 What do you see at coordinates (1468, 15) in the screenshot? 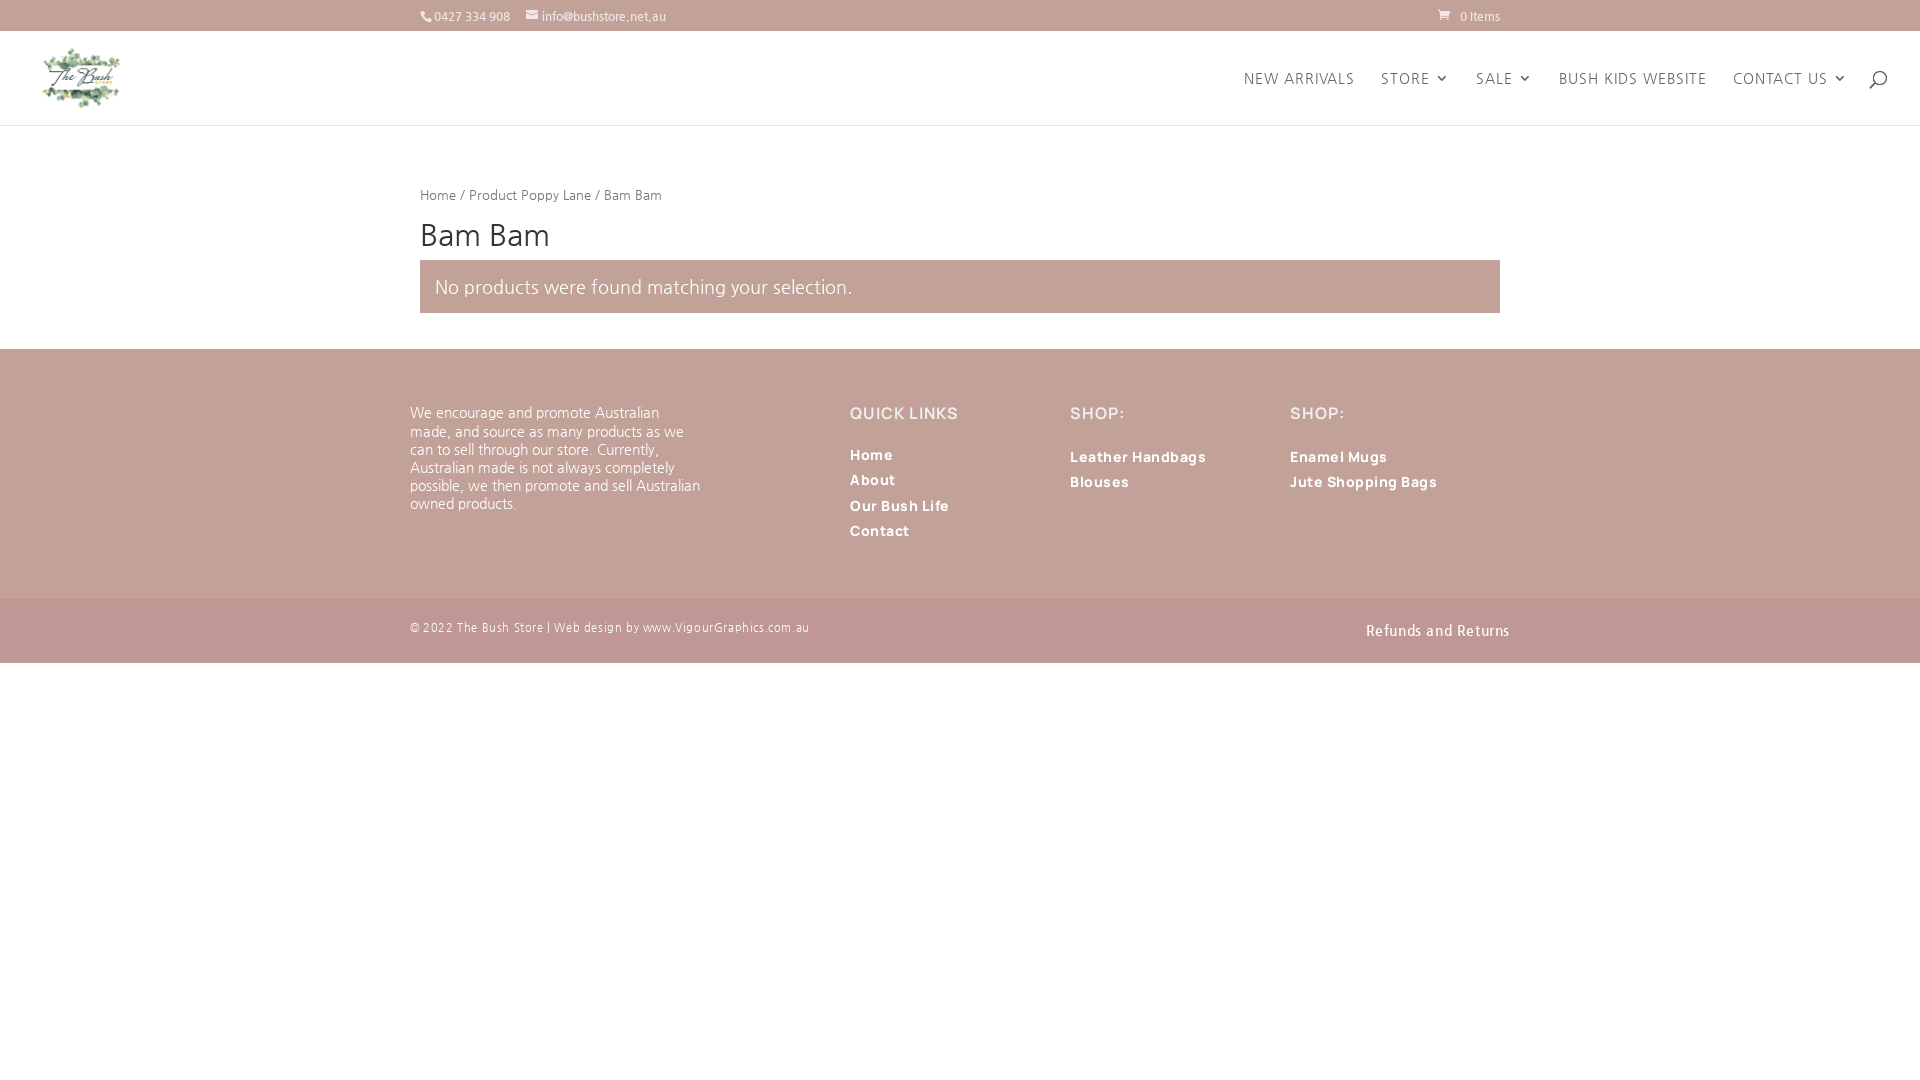
I see `'0 Items'` at bounding box center [1468, 15].